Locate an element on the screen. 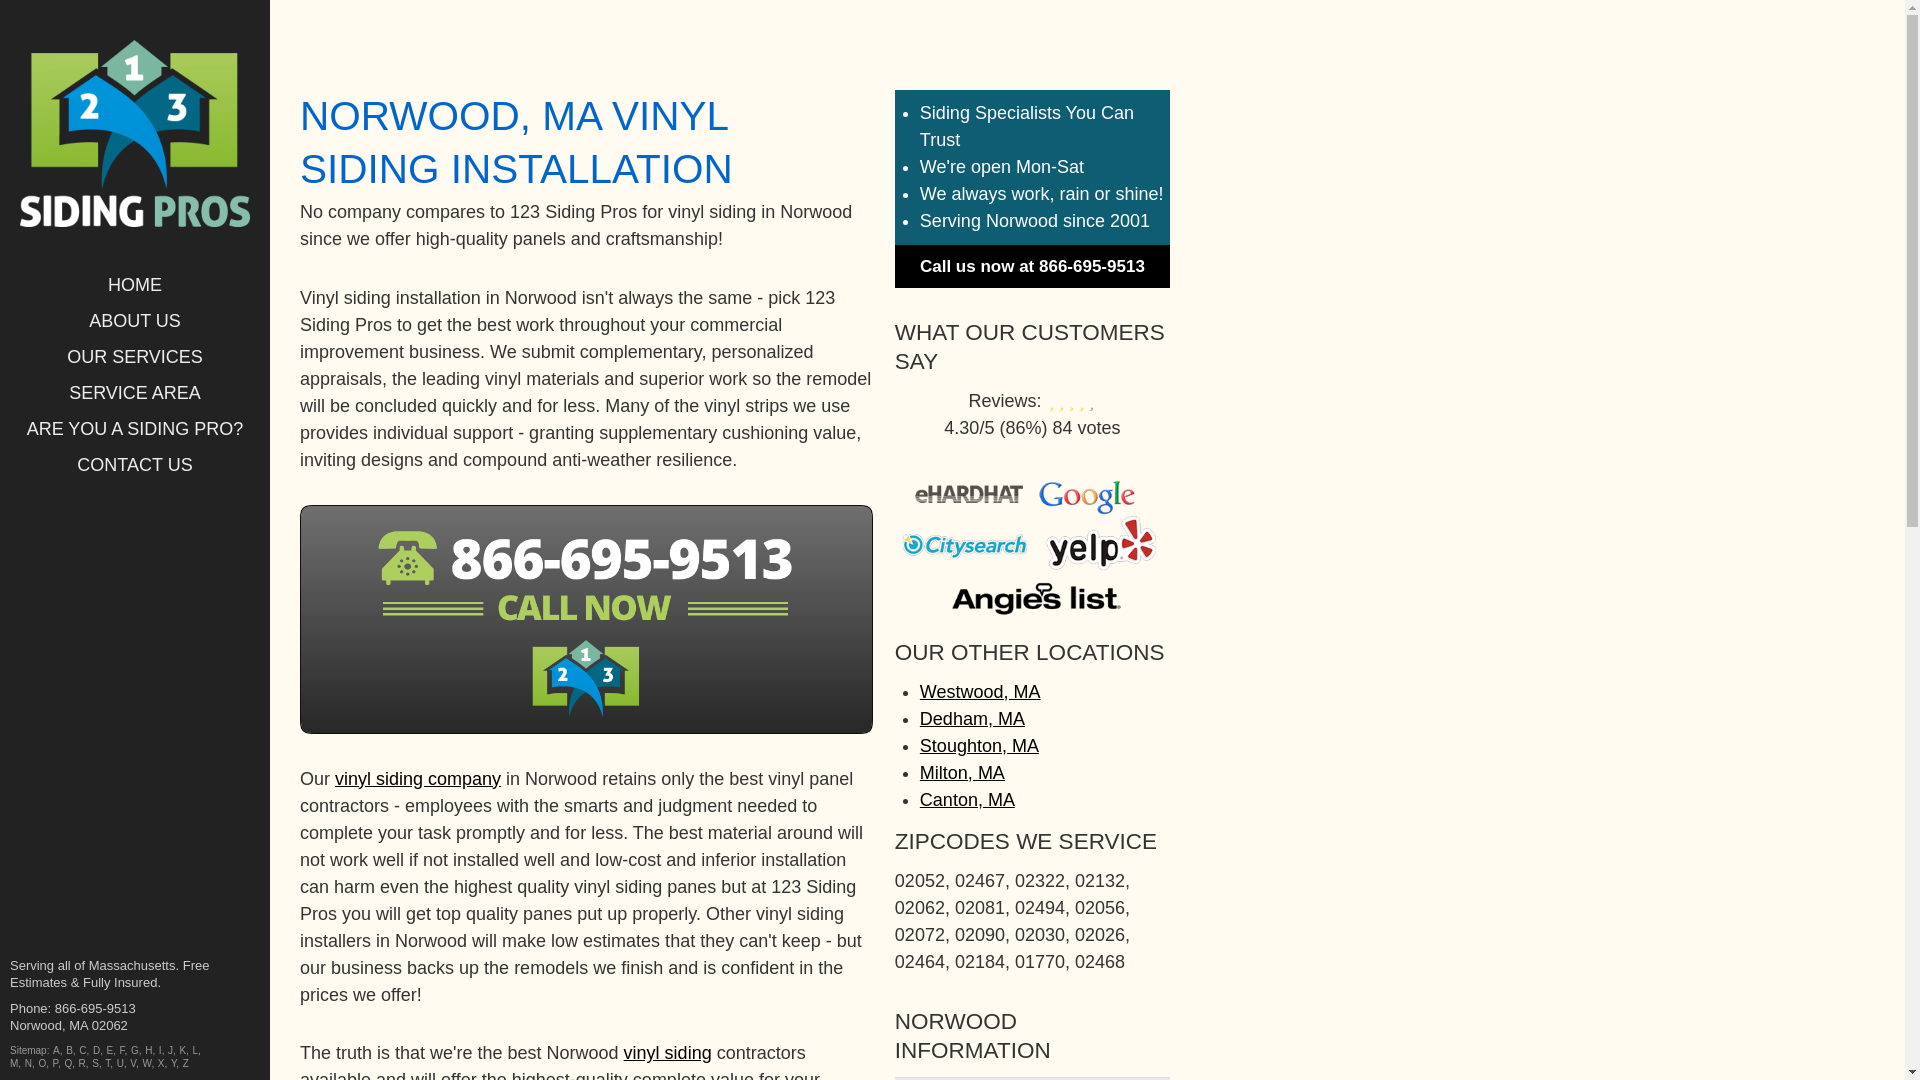  'Sitemap' is located at coordinates (28, 1049).